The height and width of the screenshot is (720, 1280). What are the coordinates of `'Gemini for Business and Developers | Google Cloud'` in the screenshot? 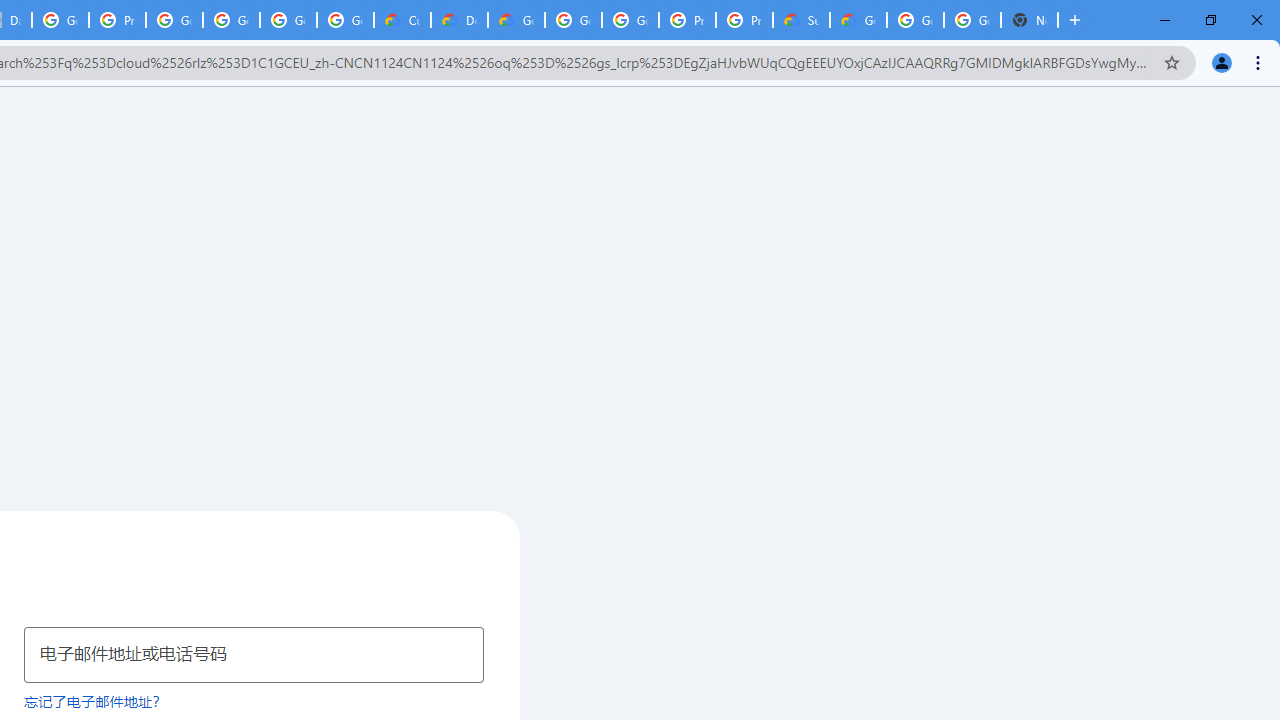 It's located at (516, 20).